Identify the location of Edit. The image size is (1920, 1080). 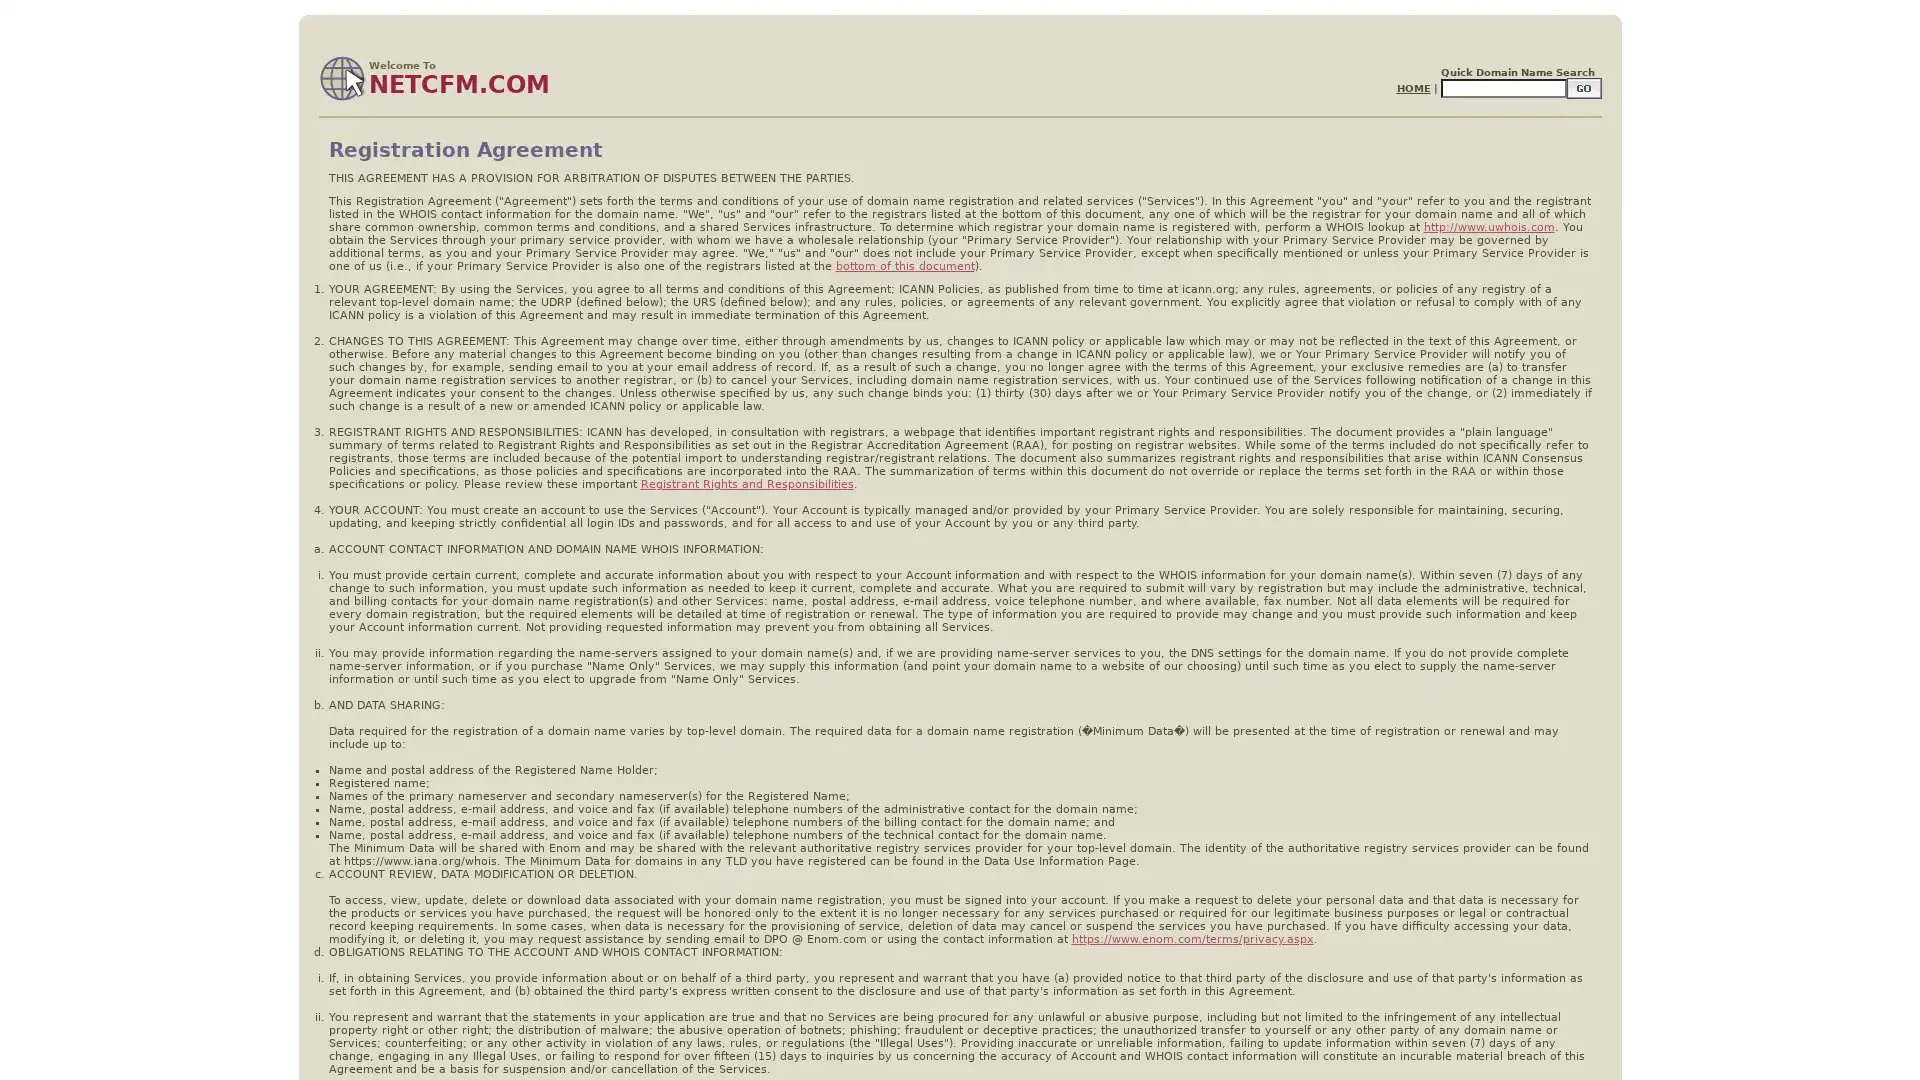
(1582, 87).